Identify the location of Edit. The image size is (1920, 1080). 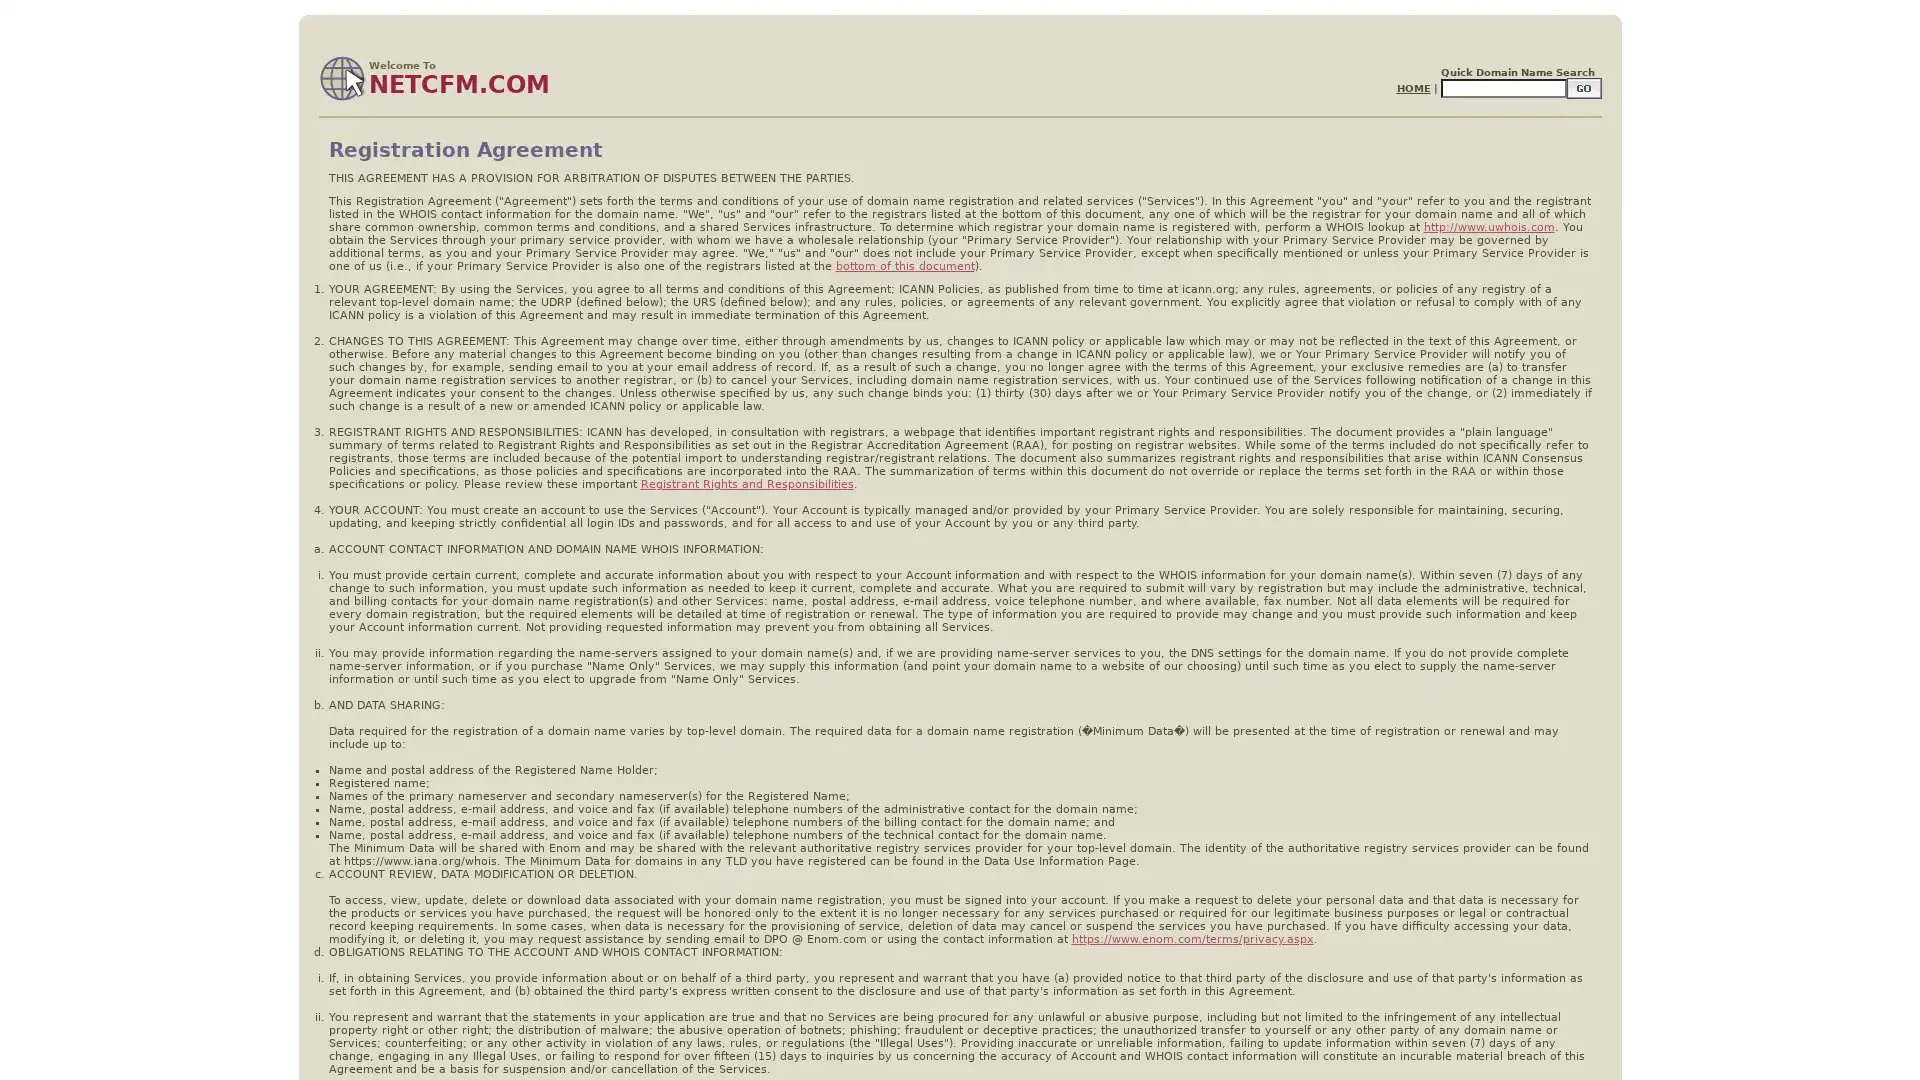
(1582, 87).